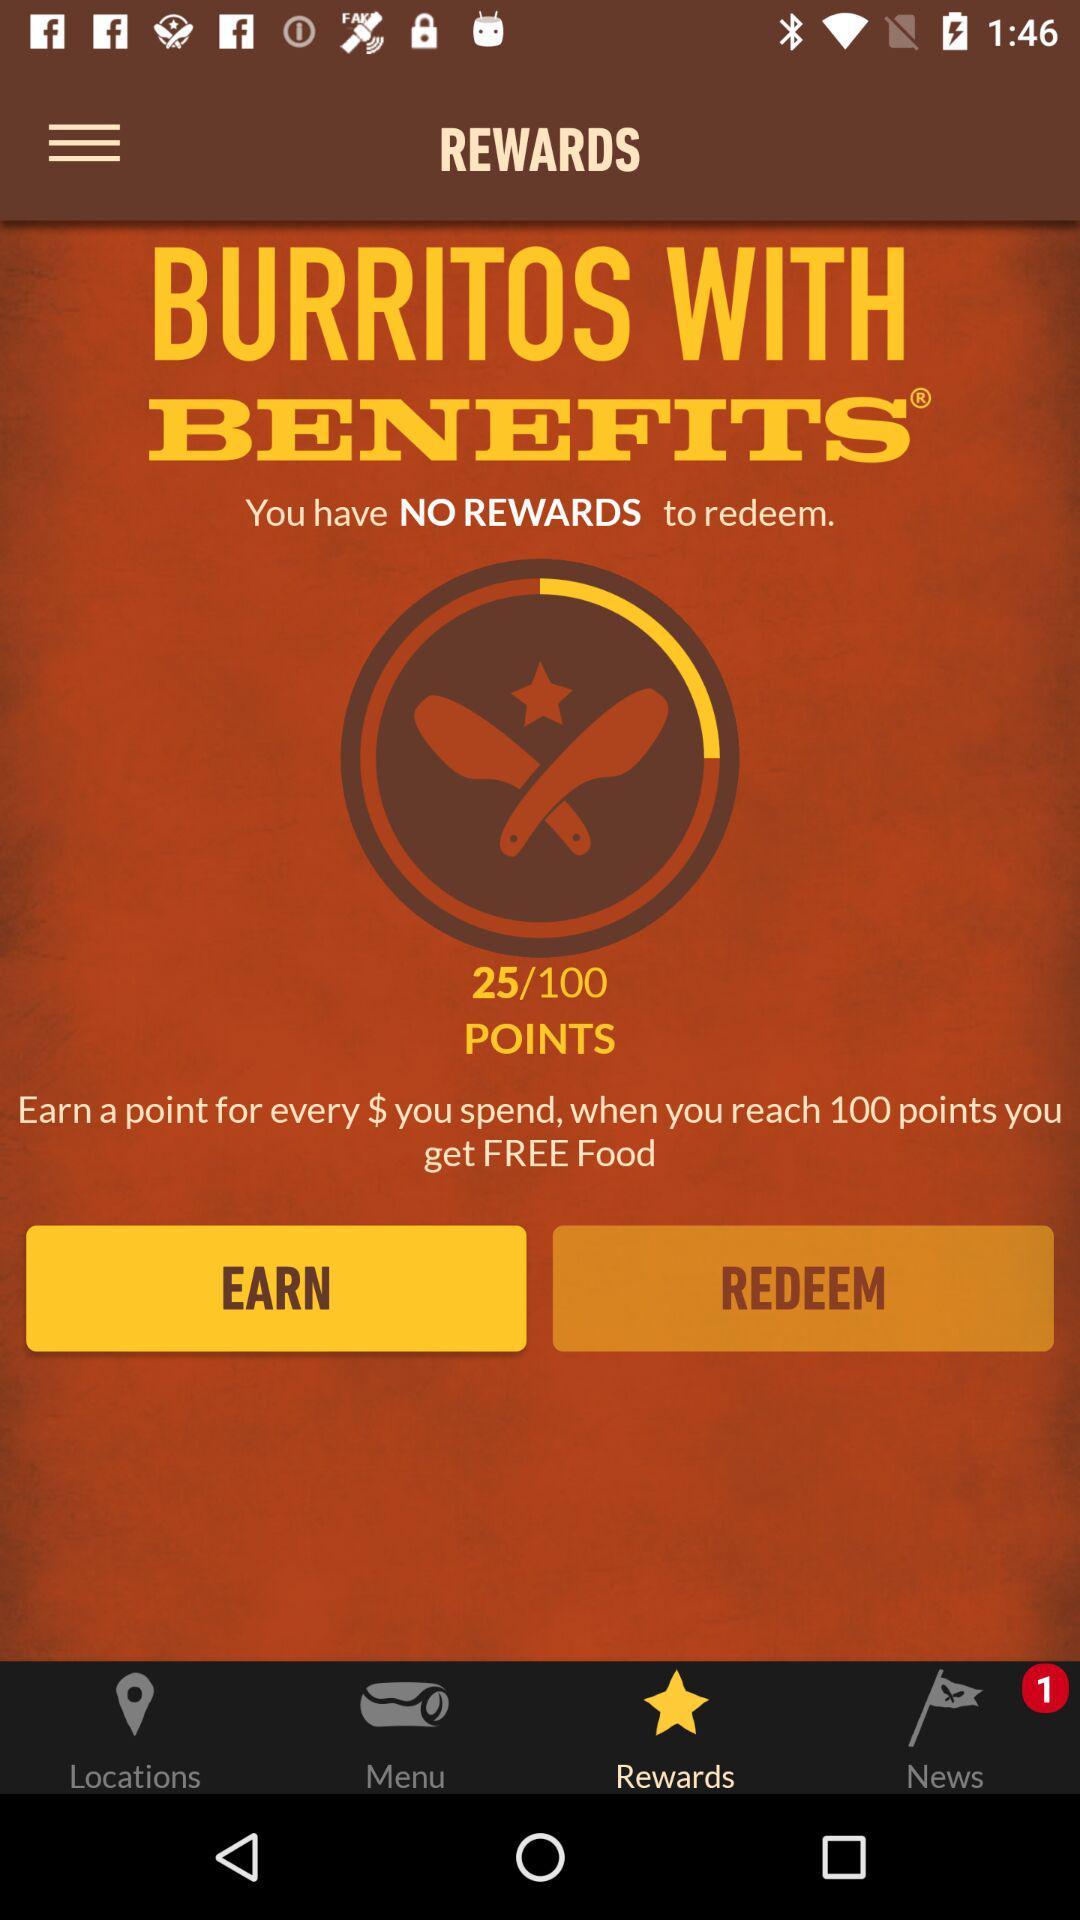 The image size is (1080, 1920). What do you see at coordinates (83, 148) in the screenshot?
I see `menu options` at bounding box center [83, 148].